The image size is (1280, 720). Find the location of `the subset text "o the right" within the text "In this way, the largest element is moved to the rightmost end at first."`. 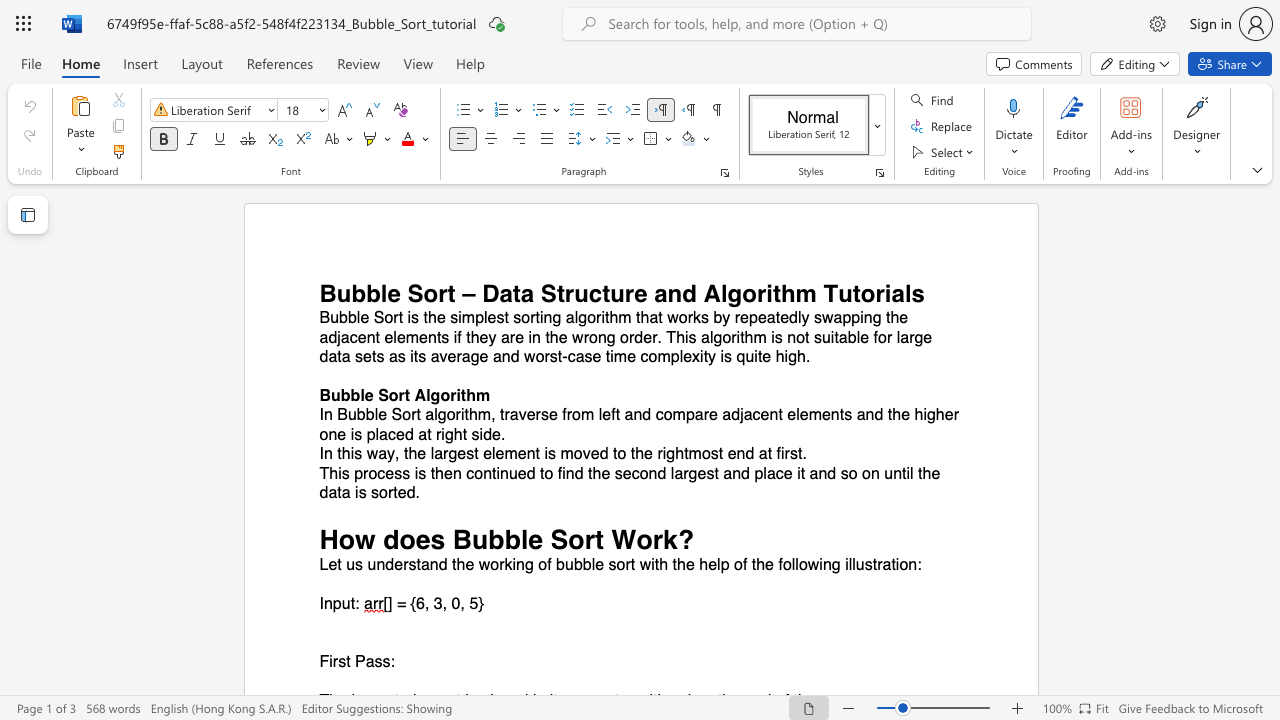

the subset text "o the right" within the text "In this way, the largest element is moved to the rightmost end at first." is located at coordinates (616, 454).